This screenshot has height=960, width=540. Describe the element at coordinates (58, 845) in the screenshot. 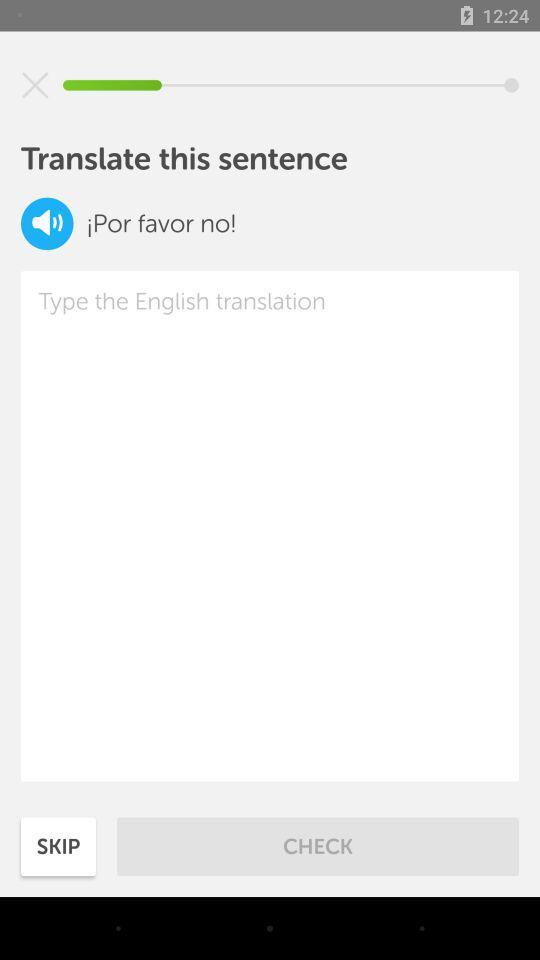

I see `skip icon` at that location.